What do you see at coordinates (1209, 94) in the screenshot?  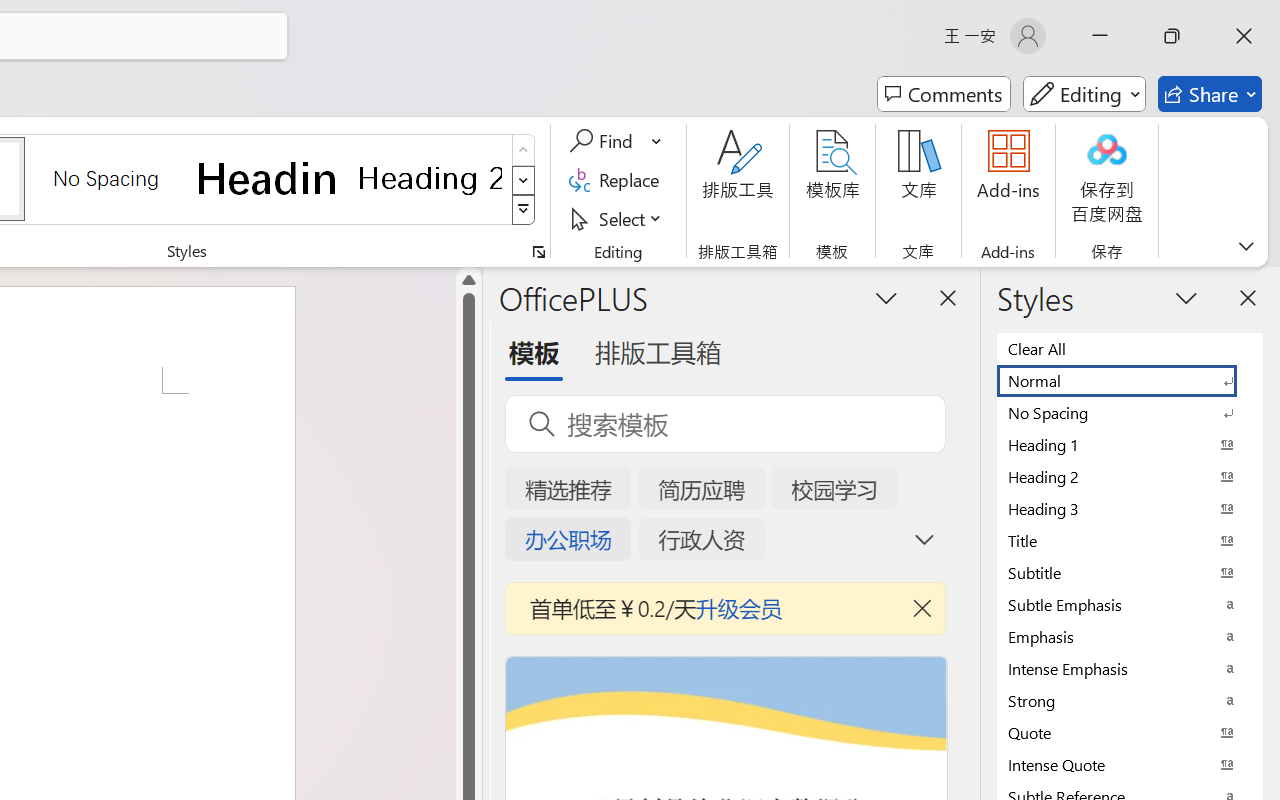 I see `'Share'` at bounding box center [1209, 94].